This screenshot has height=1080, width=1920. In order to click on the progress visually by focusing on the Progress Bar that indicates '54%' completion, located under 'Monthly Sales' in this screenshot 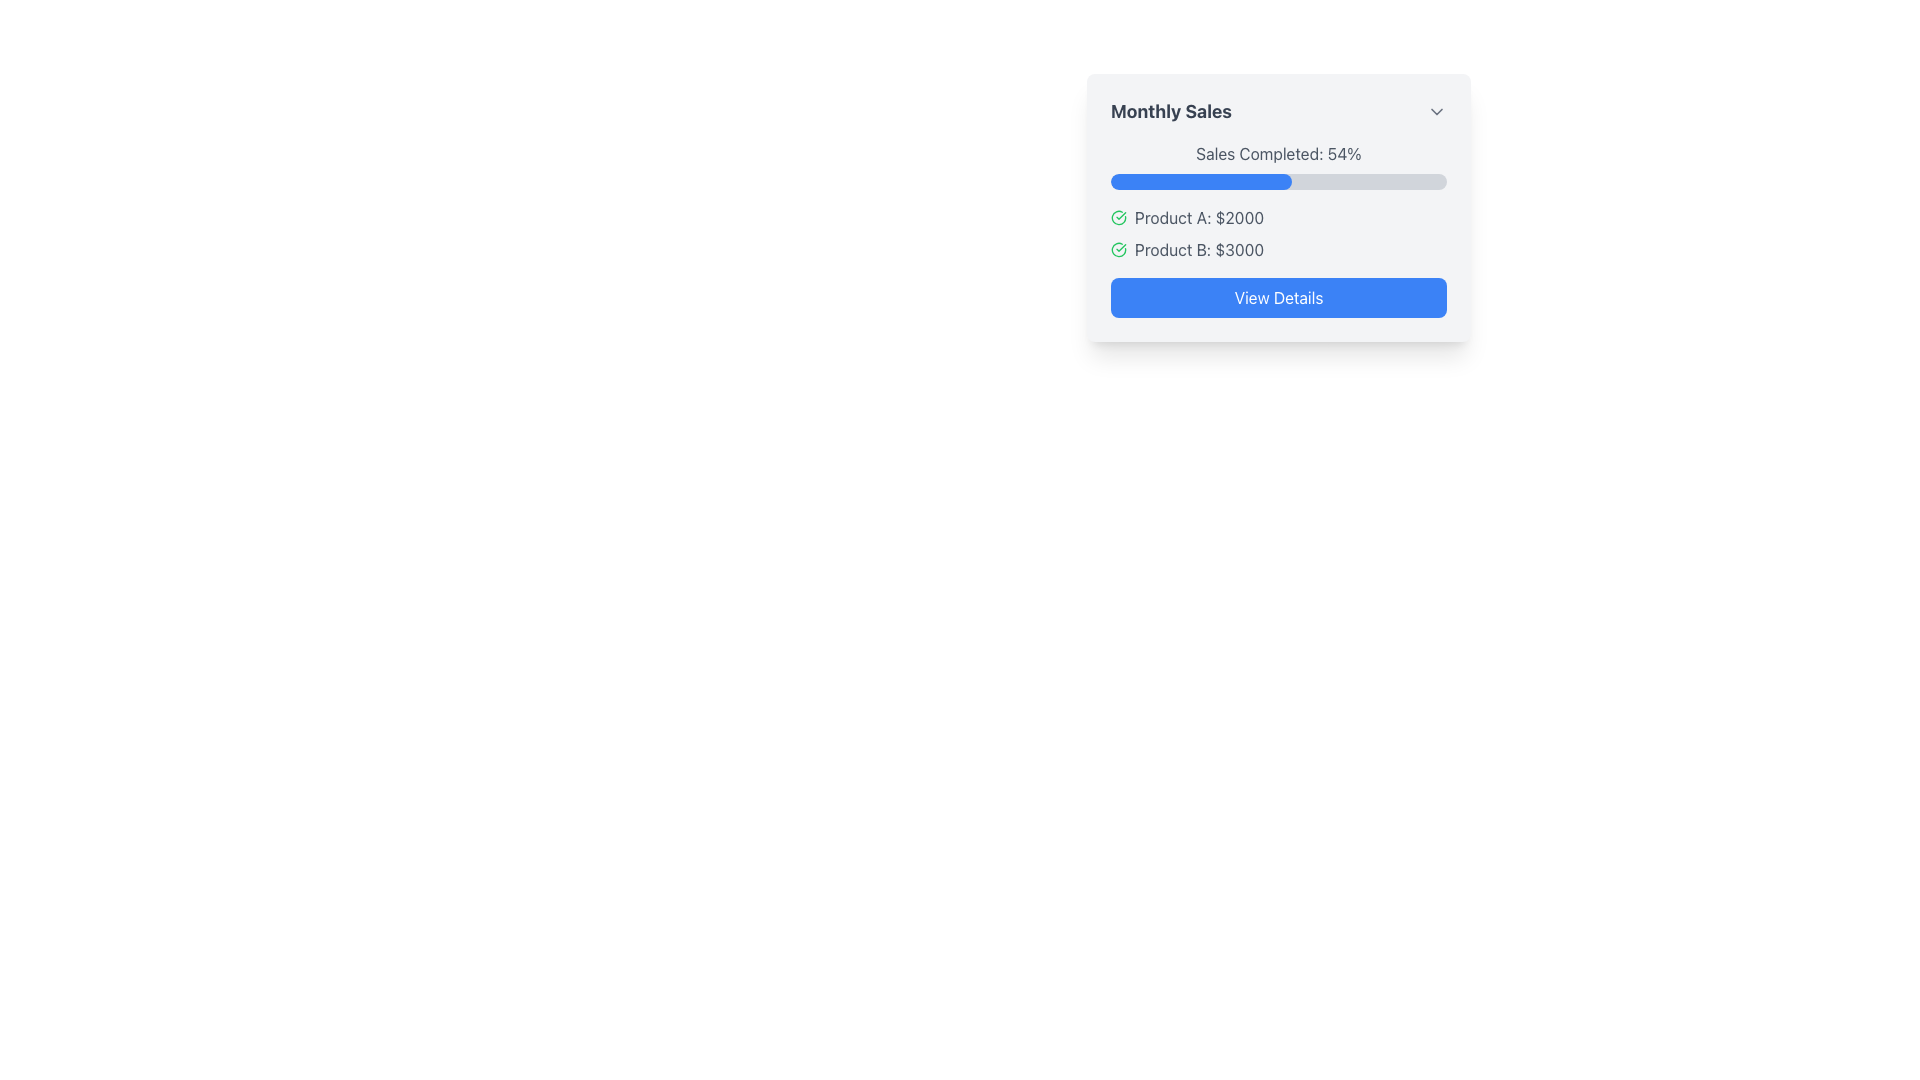, I will do `click(1277, 181)`.